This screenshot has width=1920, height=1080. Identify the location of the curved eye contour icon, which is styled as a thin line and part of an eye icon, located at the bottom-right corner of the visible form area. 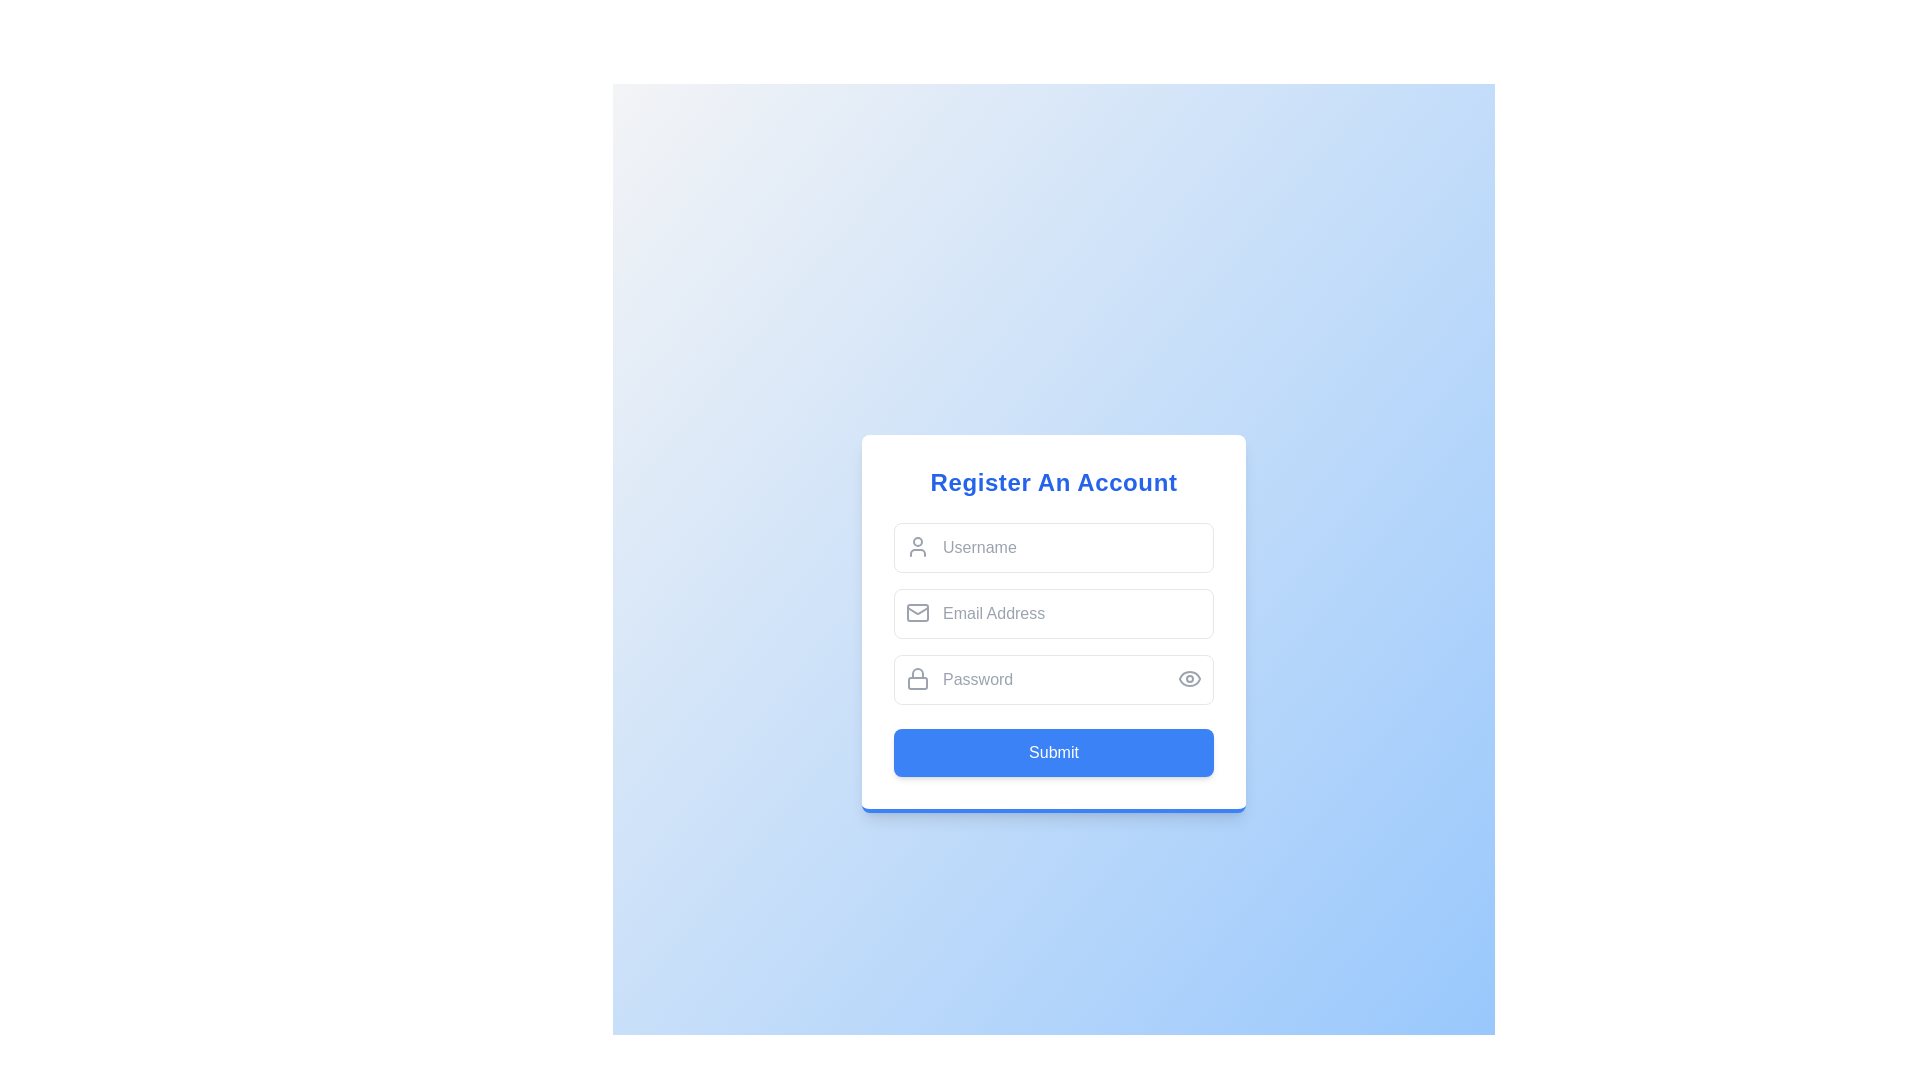
(1190, 677).